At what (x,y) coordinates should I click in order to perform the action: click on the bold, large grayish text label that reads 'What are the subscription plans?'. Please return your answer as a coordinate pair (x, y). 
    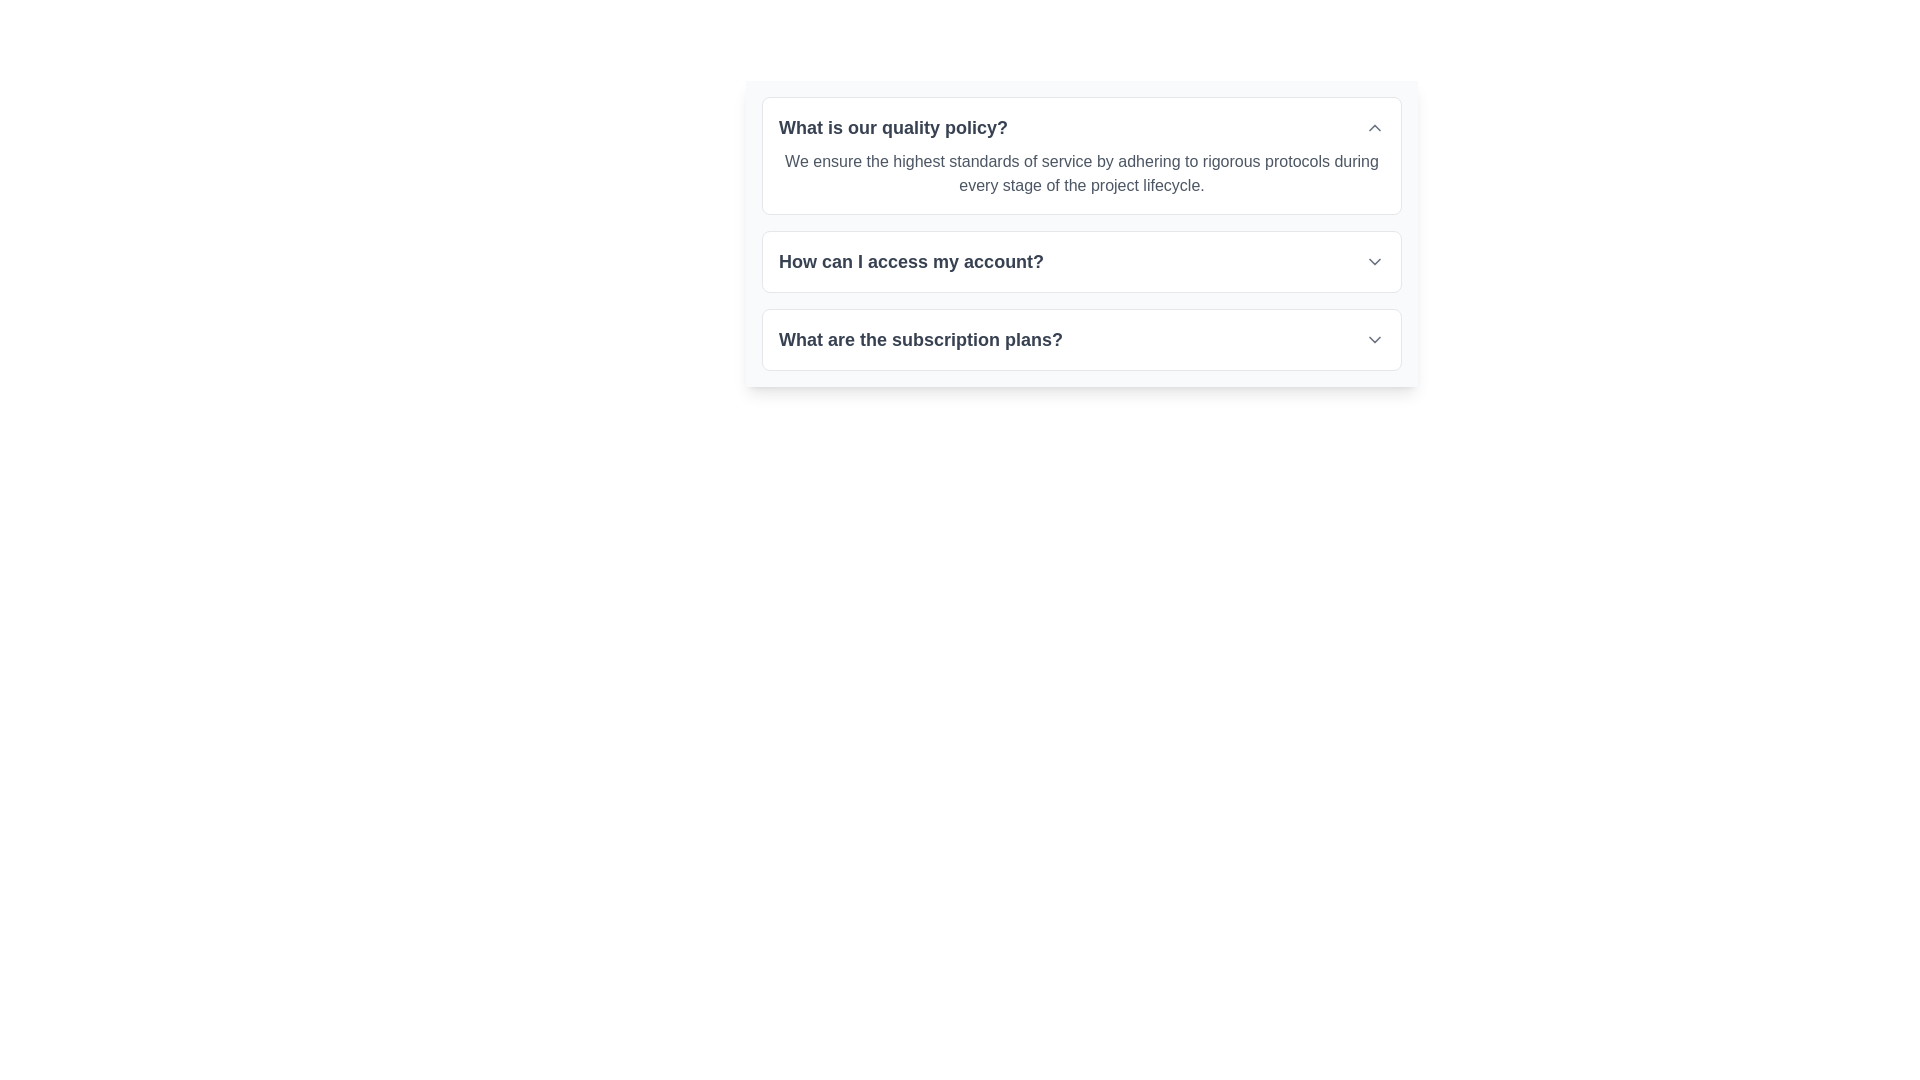
    Looking at the image, I should click on (920, 338).